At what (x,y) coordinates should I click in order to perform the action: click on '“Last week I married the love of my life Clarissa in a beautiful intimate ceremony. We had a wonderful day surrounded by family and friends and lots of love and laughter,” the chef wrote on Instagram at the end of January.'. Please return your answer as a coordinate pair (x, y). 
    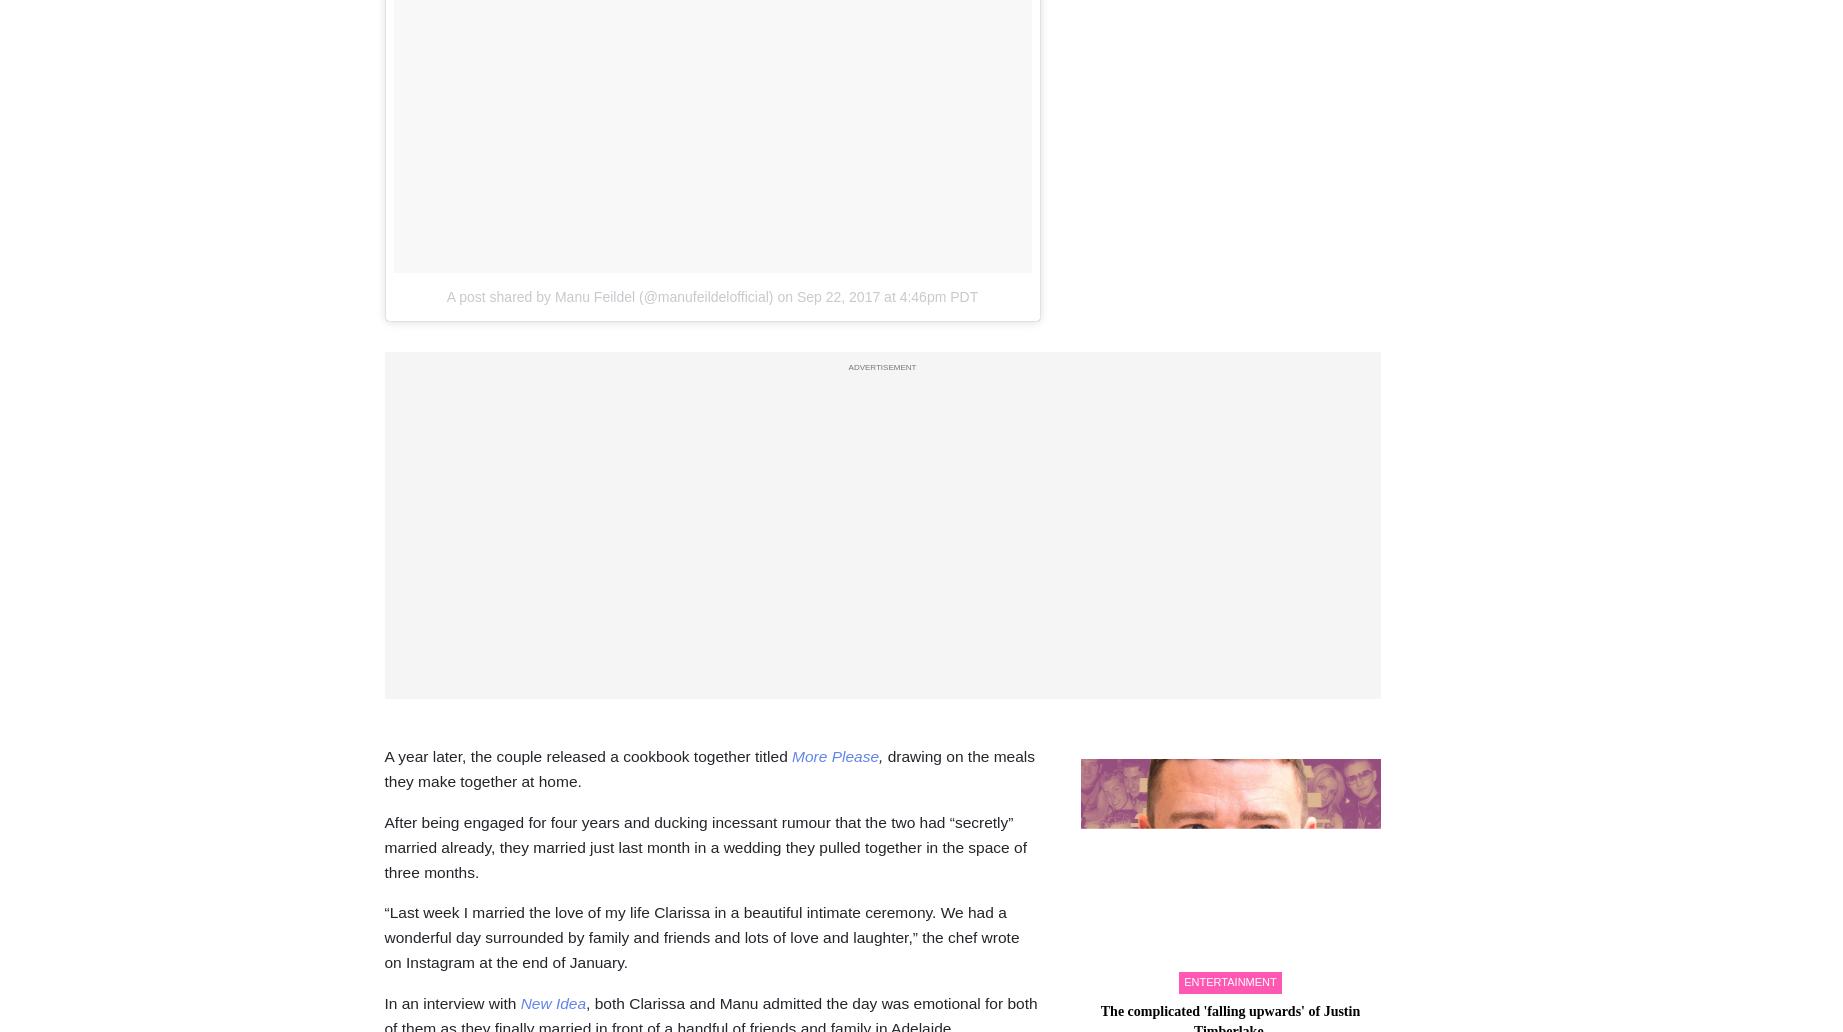
    Looking at the image, I should click on (384, 936).